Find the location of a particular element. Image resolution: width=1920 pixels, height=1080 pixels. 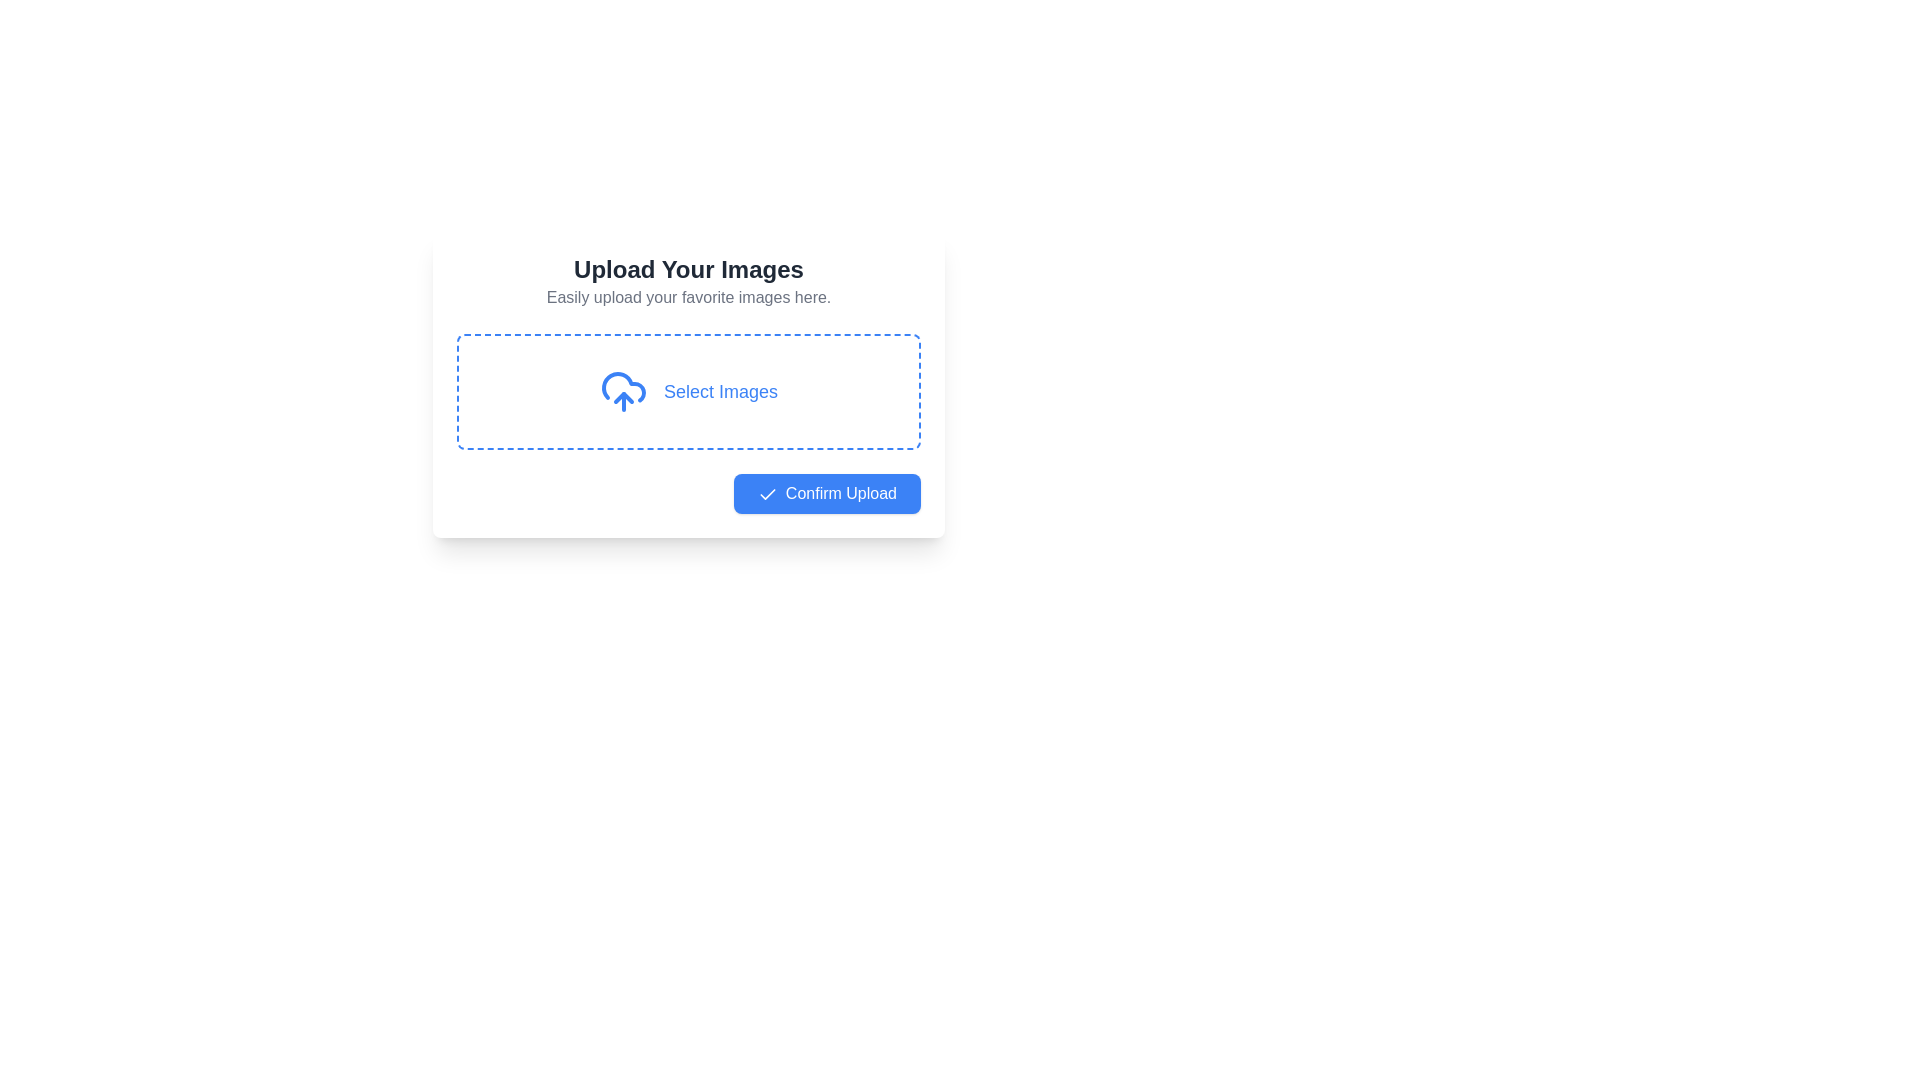

the textual header labeled 'Upload Your Images', which is styled with large bold letters and located at the top center of the section is located at coordinates (689, 270).